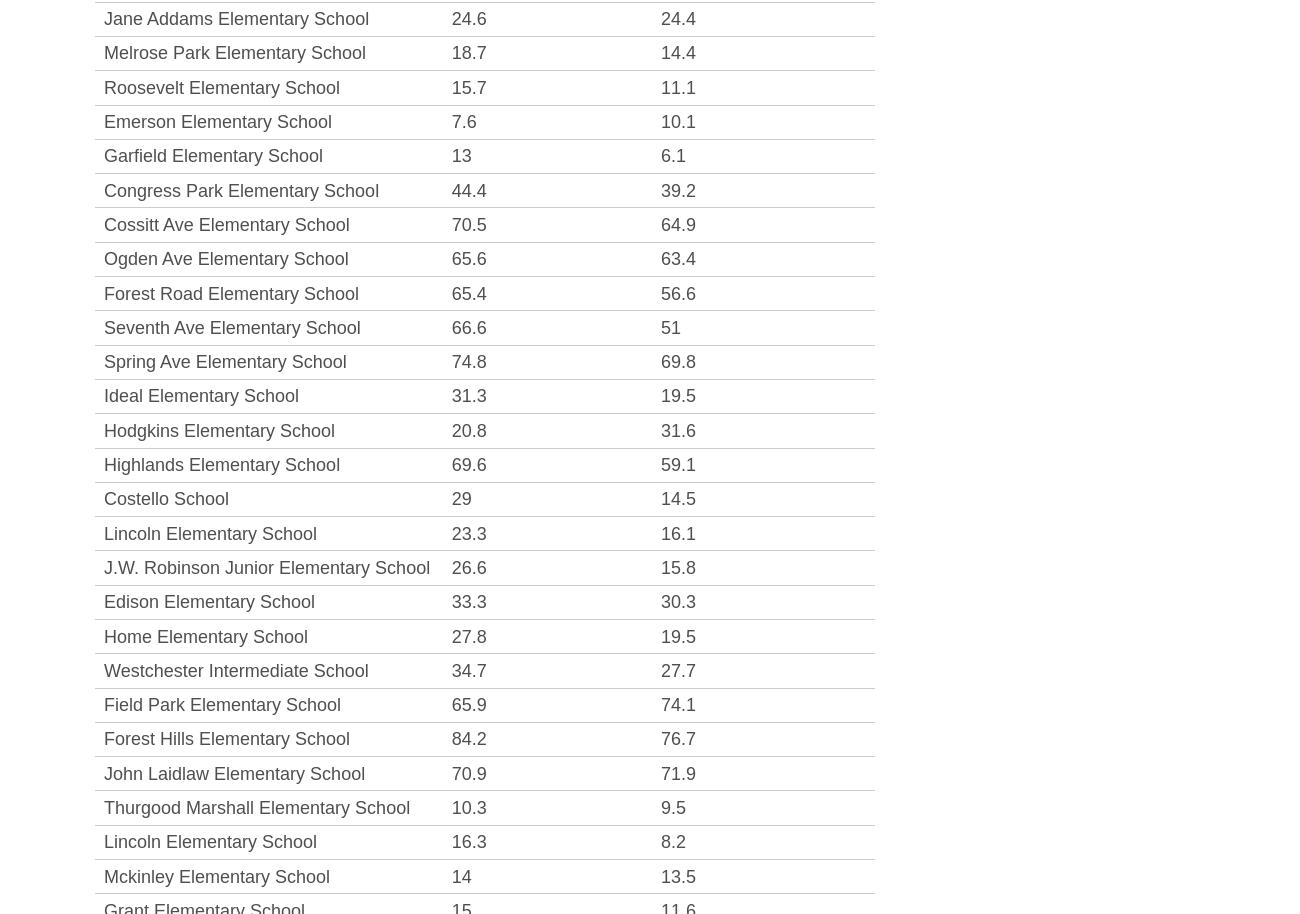 The width and height of the screenshot is (1300, 914). I want to click on 'J.W. Robinson Junior Elementary School', so click(266, 567).